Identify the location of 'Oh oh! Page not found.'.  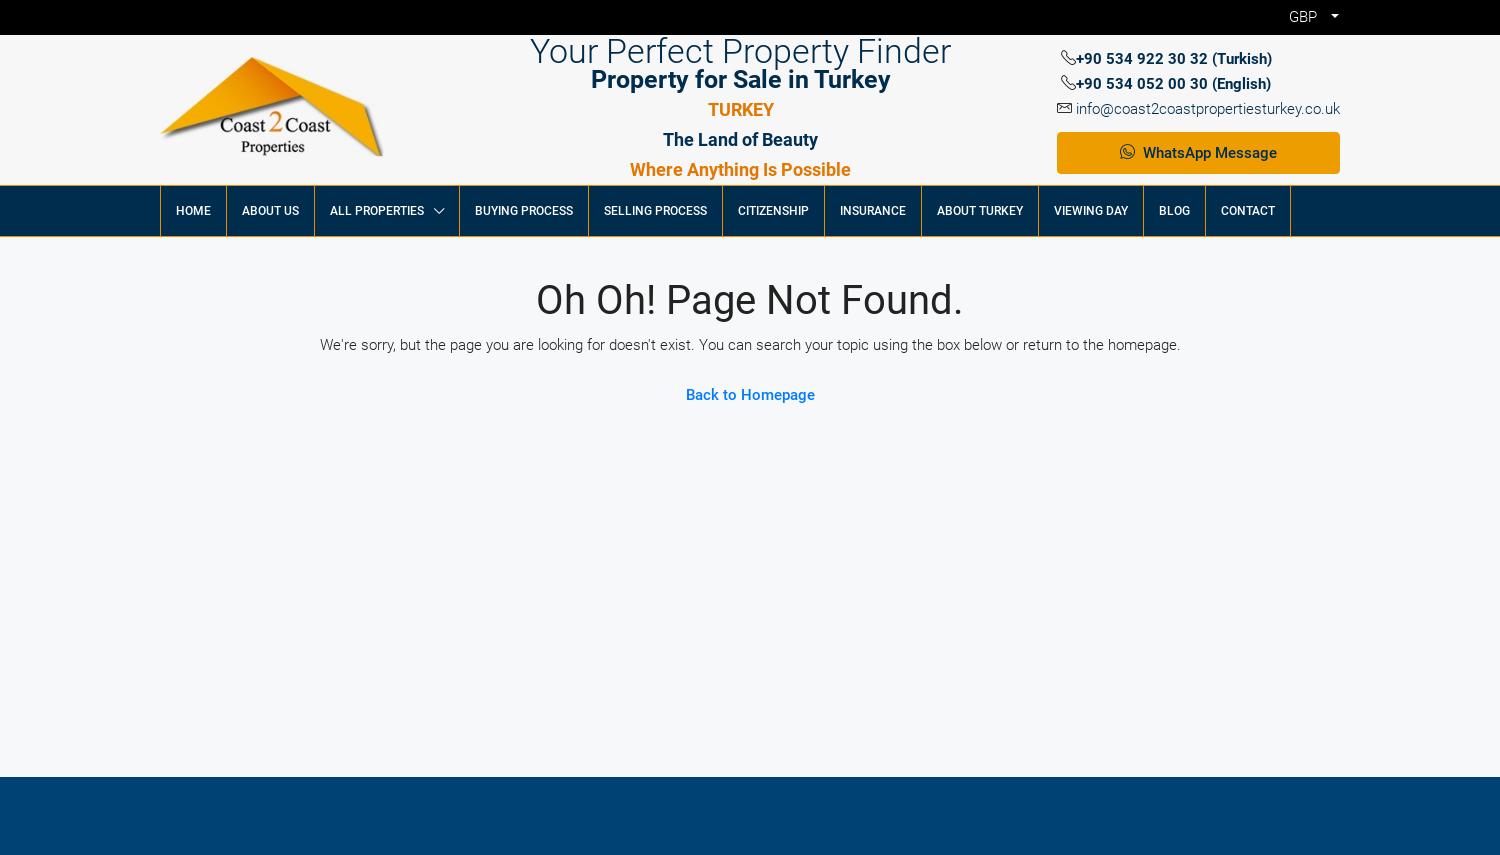
(750, 299).